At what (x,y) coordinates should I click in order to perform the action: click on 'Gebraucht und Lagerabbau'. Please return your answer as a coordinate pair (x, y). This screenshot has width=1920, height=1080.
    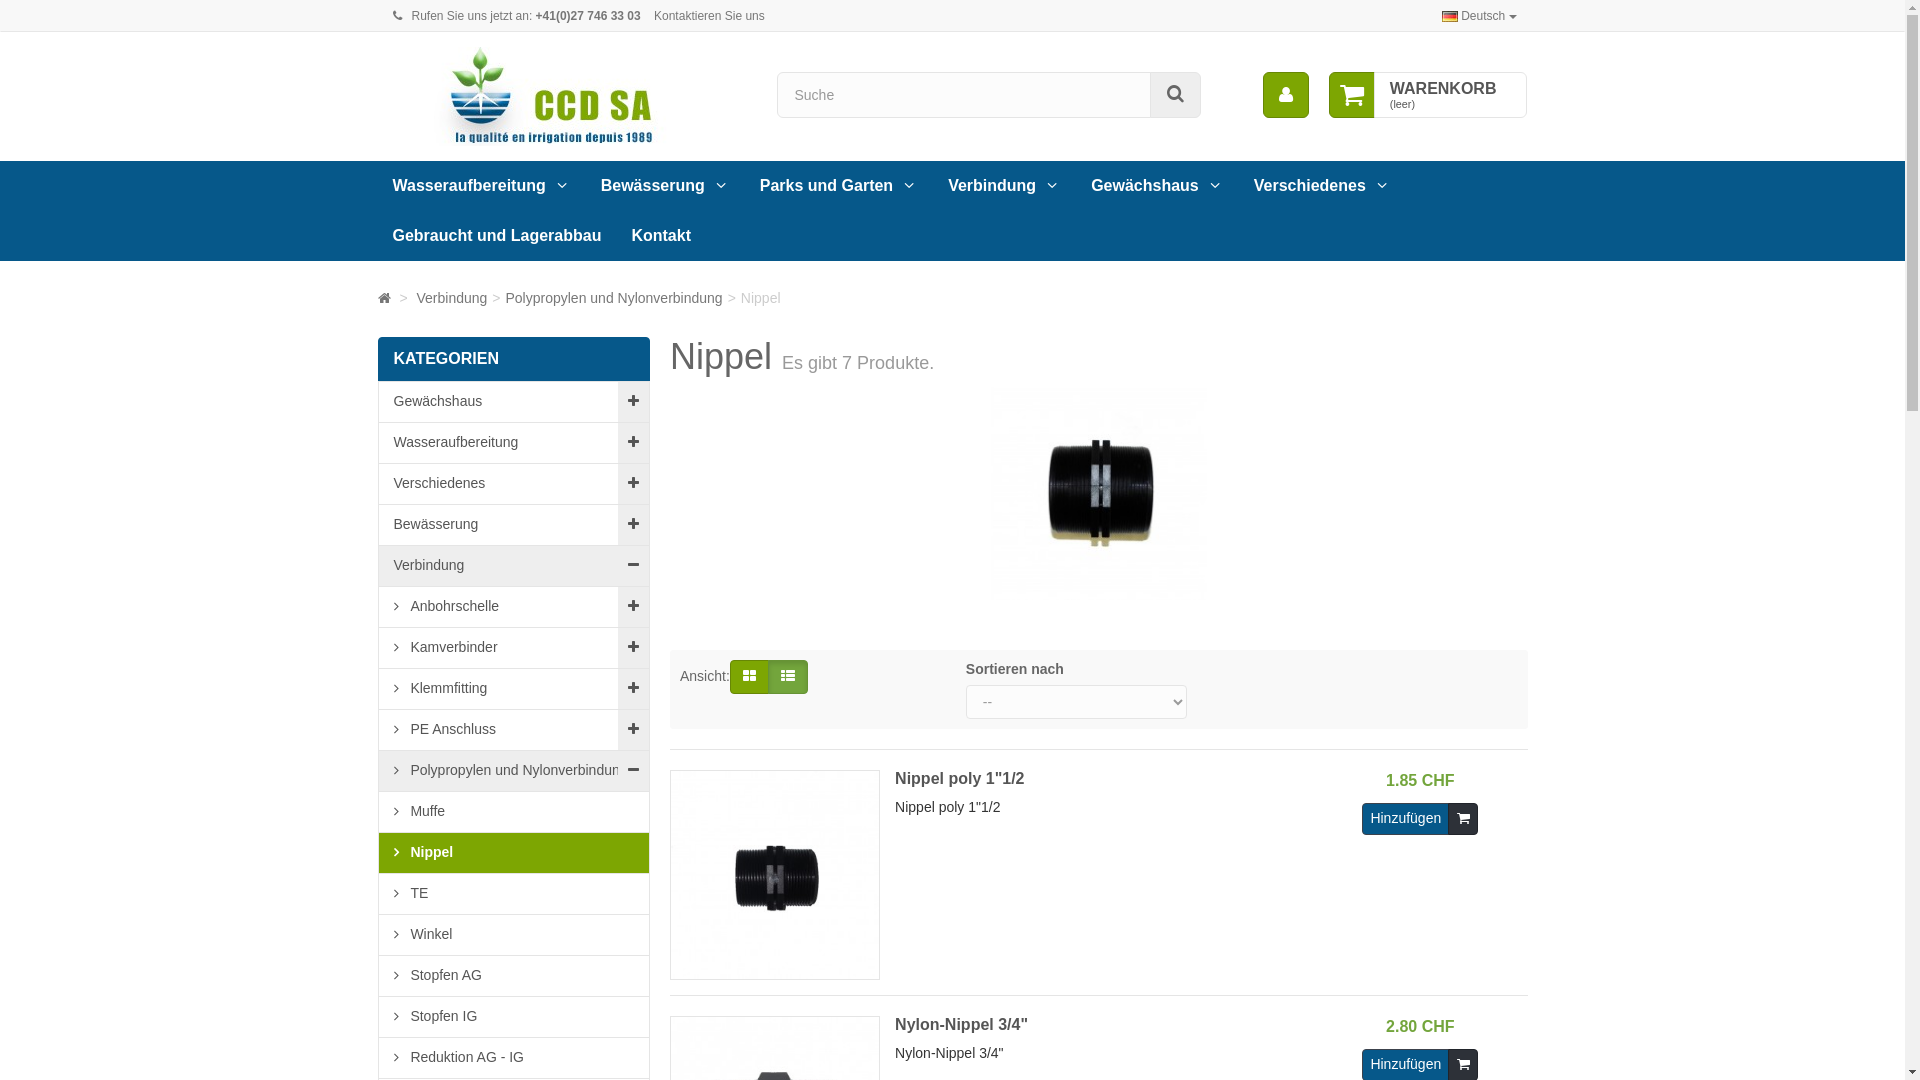
    Looking at the image, I should click on (497, 234).